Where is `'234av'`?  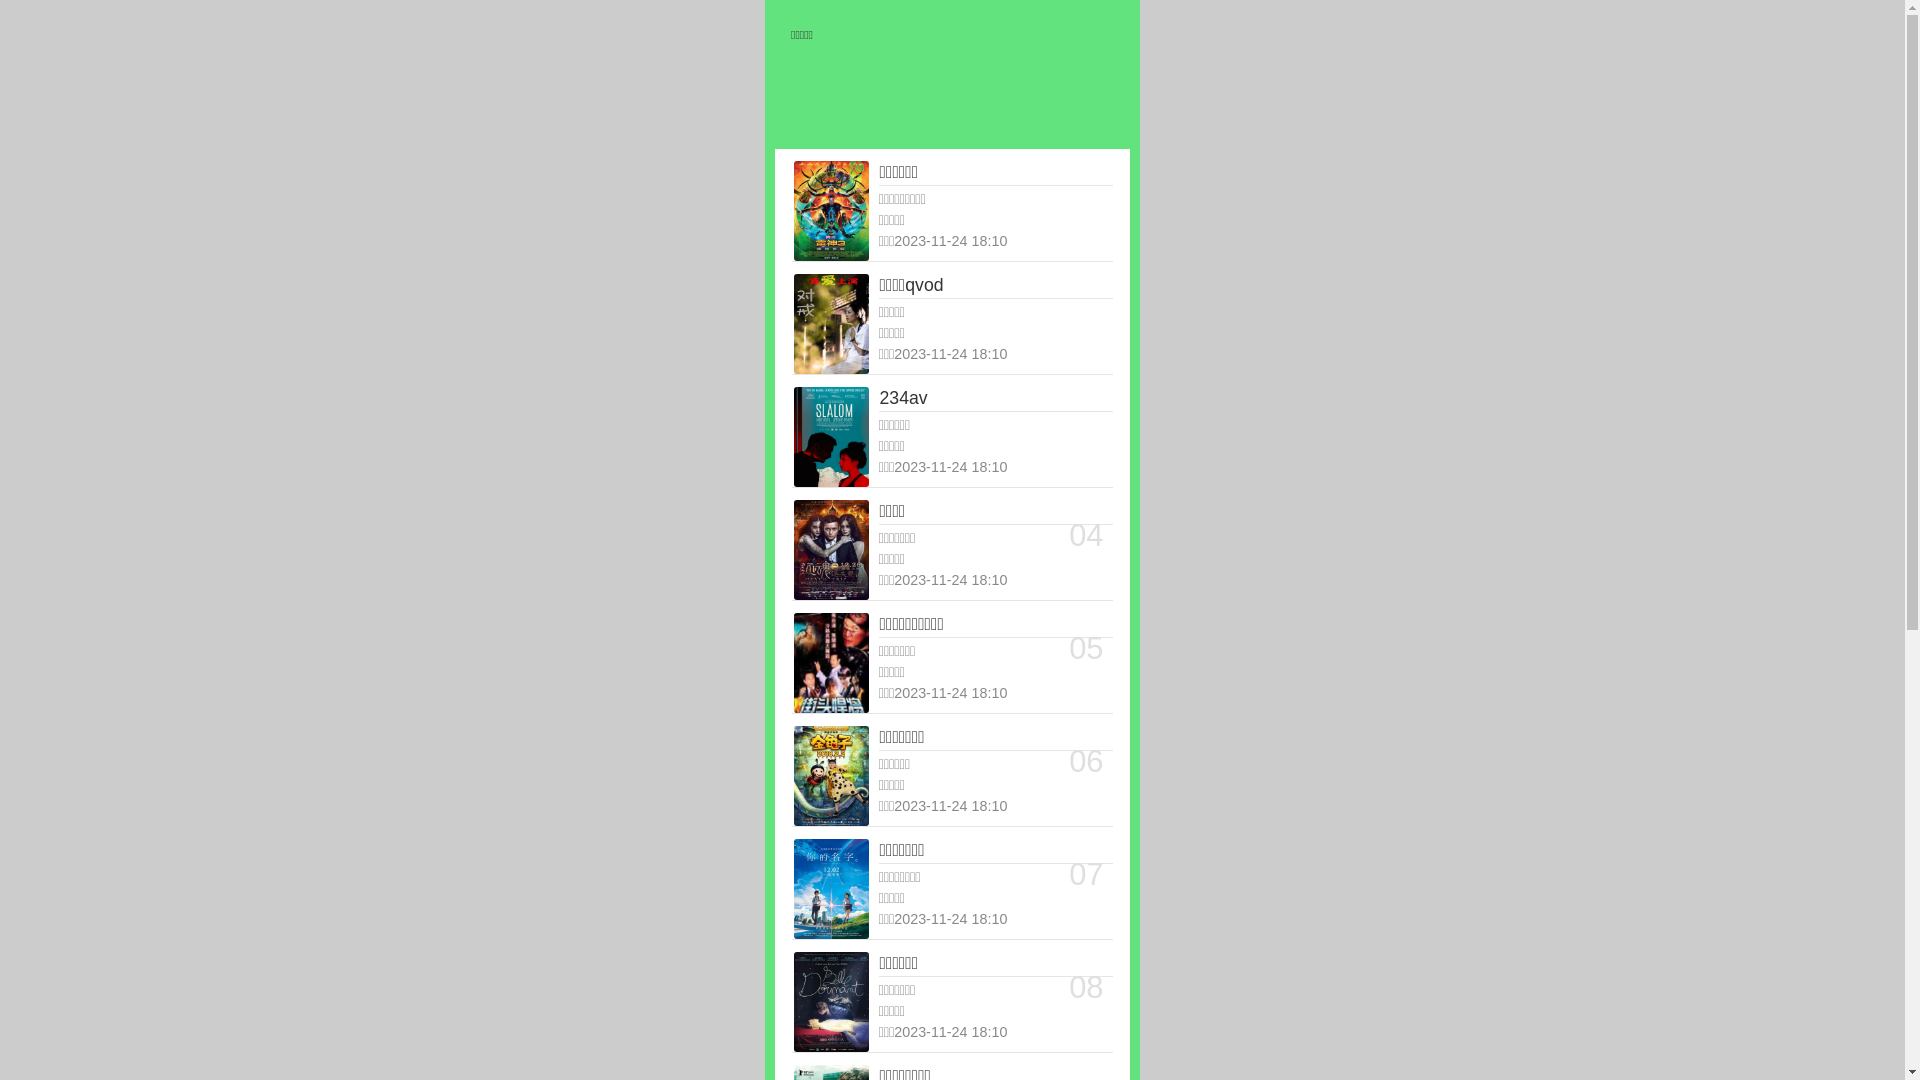
'234av' is located at coordinates (878, 399).